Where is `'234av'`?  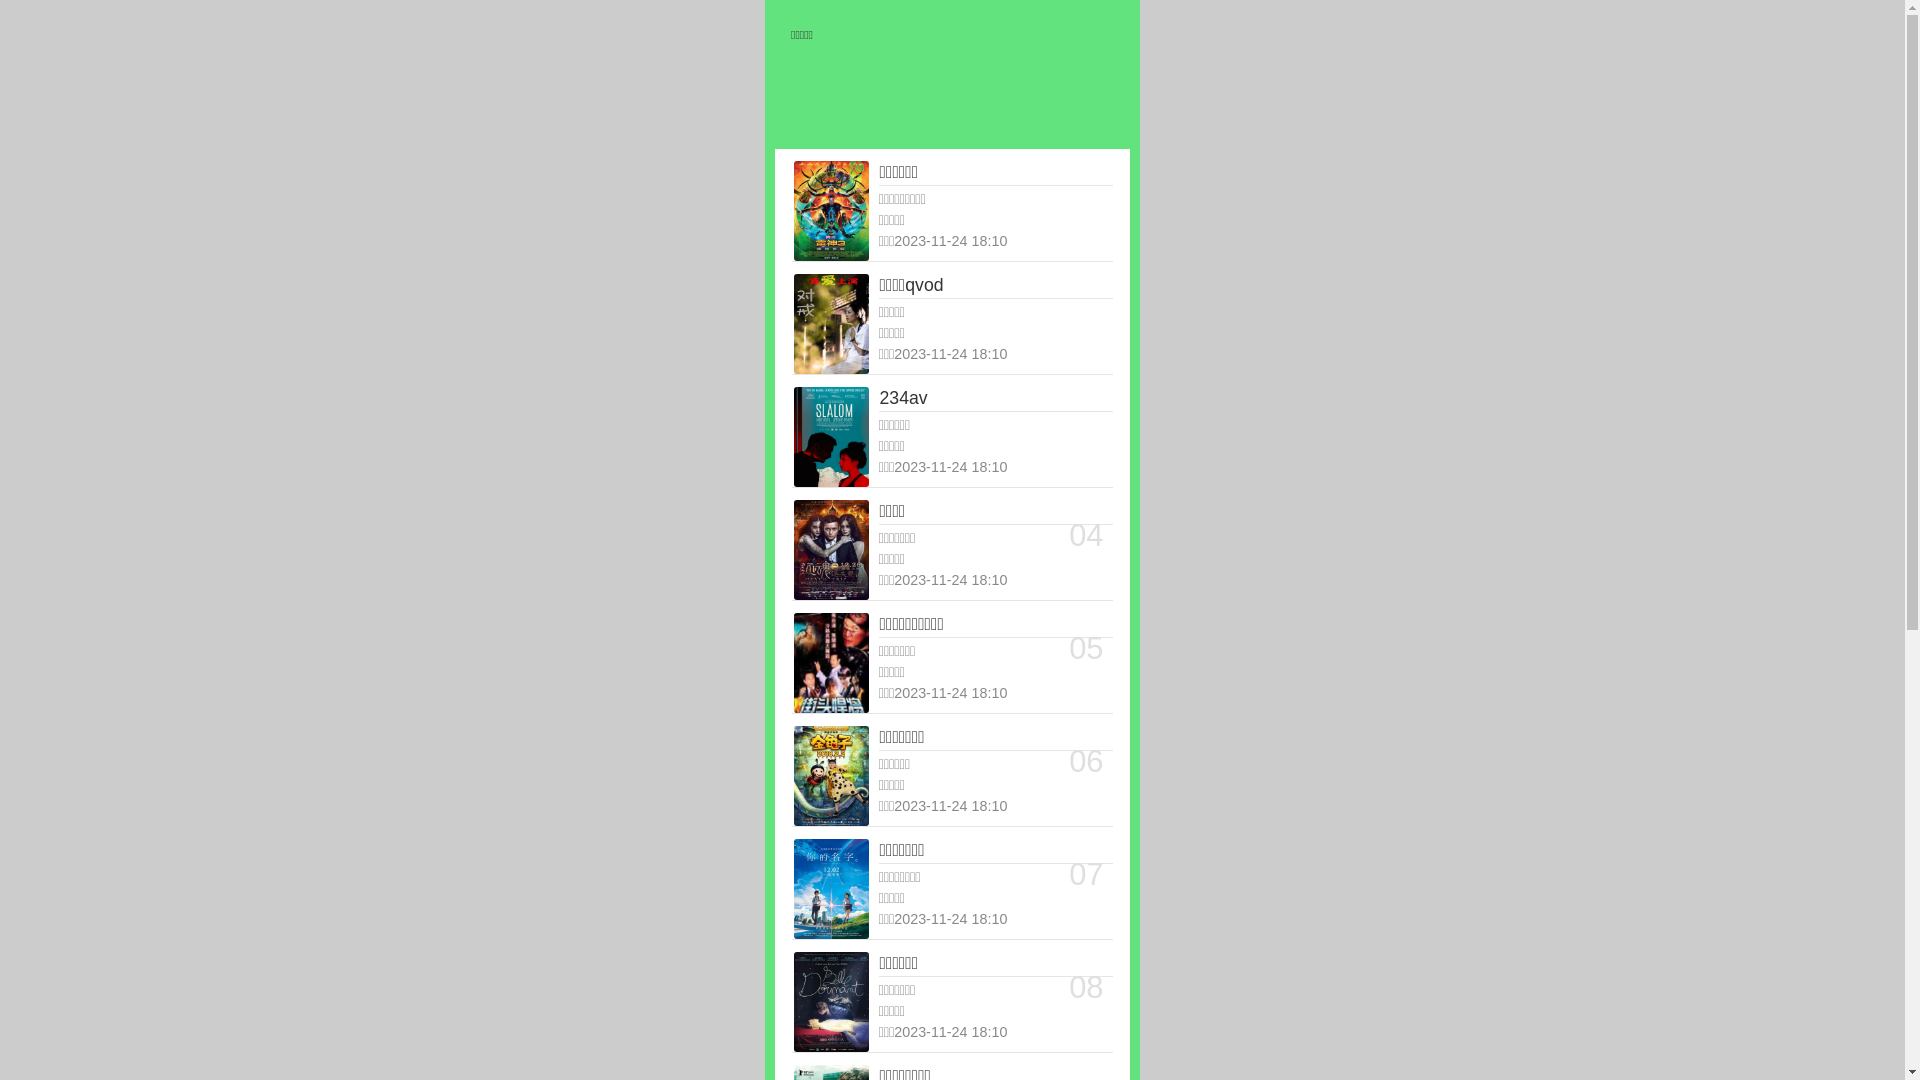
'234av' is located at coordinates (878, 399).